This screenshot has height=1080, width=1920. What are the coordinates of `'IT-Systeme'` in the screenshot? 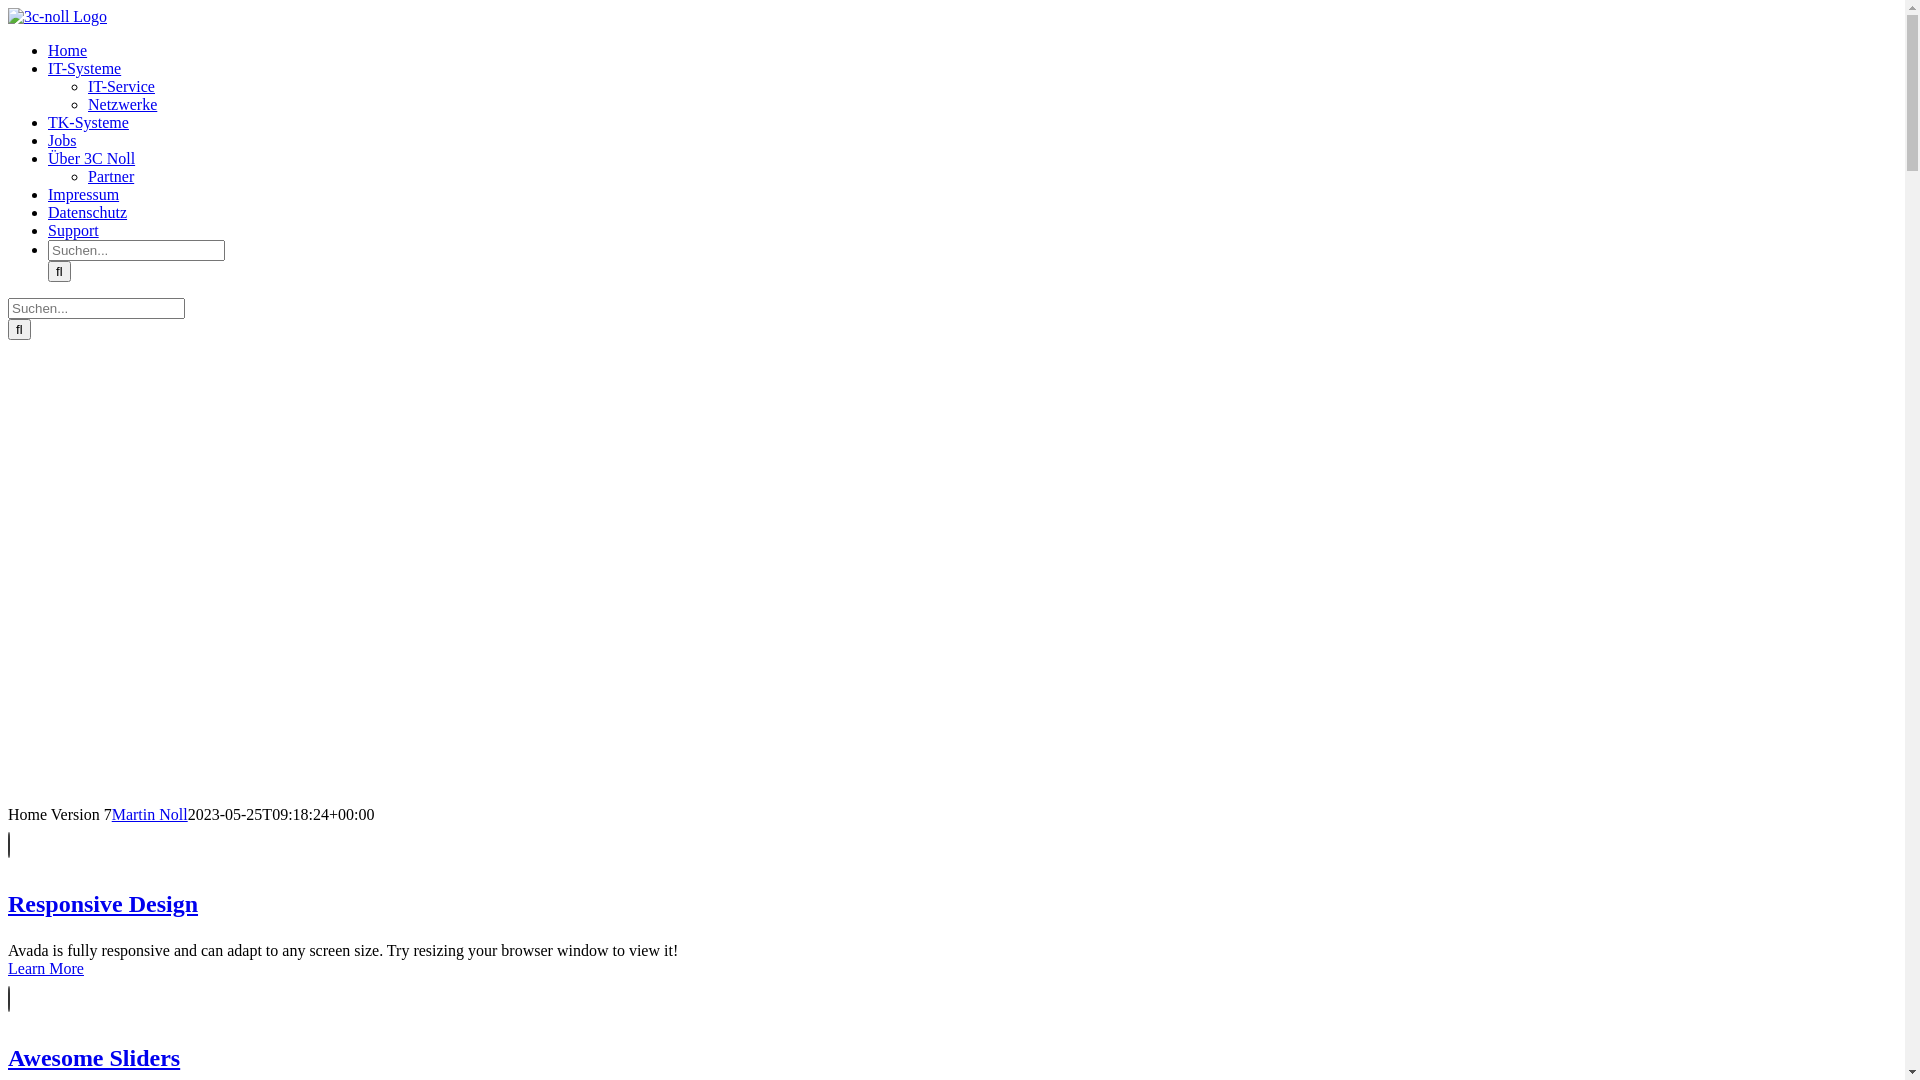 It's located at (83, 67).